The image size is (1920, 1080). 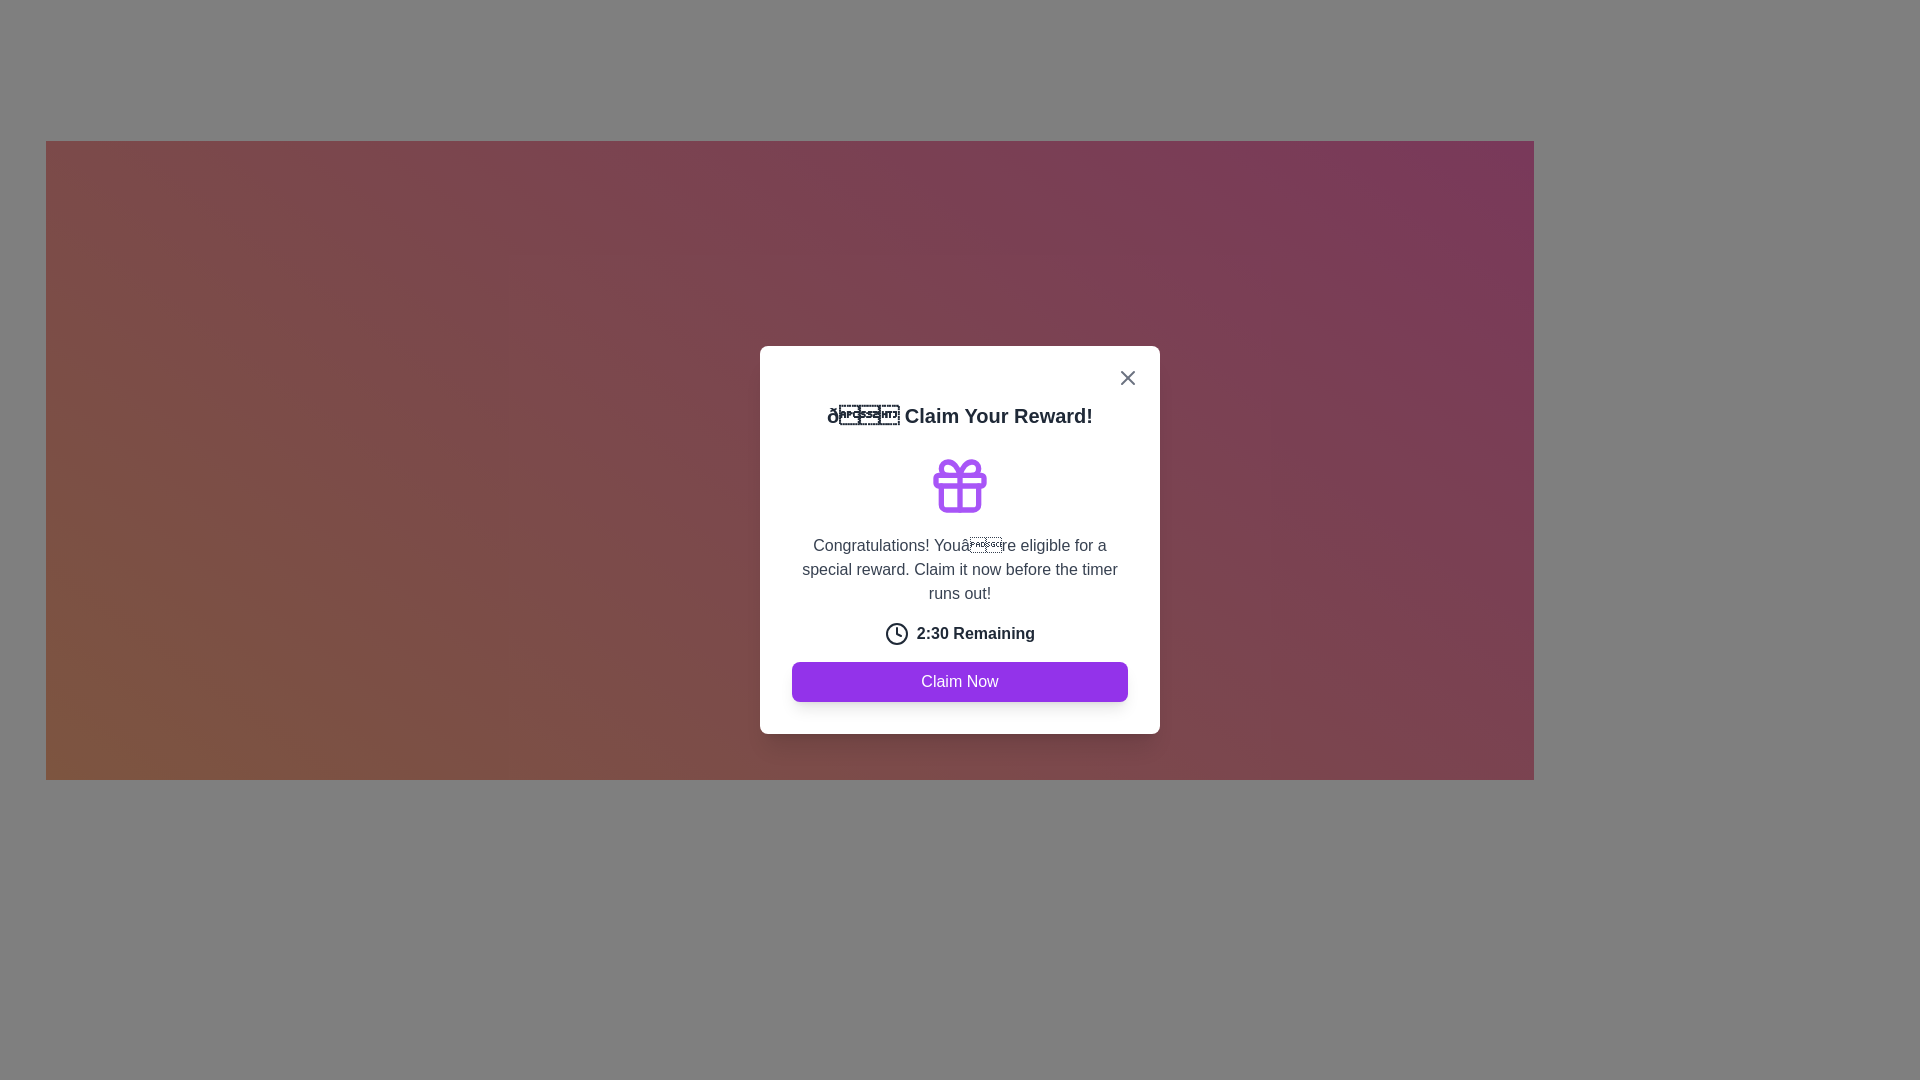 I want to click on informational text block located below the purple gift icon in the modal window, which provides details about an available reward and references a timer, so click(x=960, y=570).